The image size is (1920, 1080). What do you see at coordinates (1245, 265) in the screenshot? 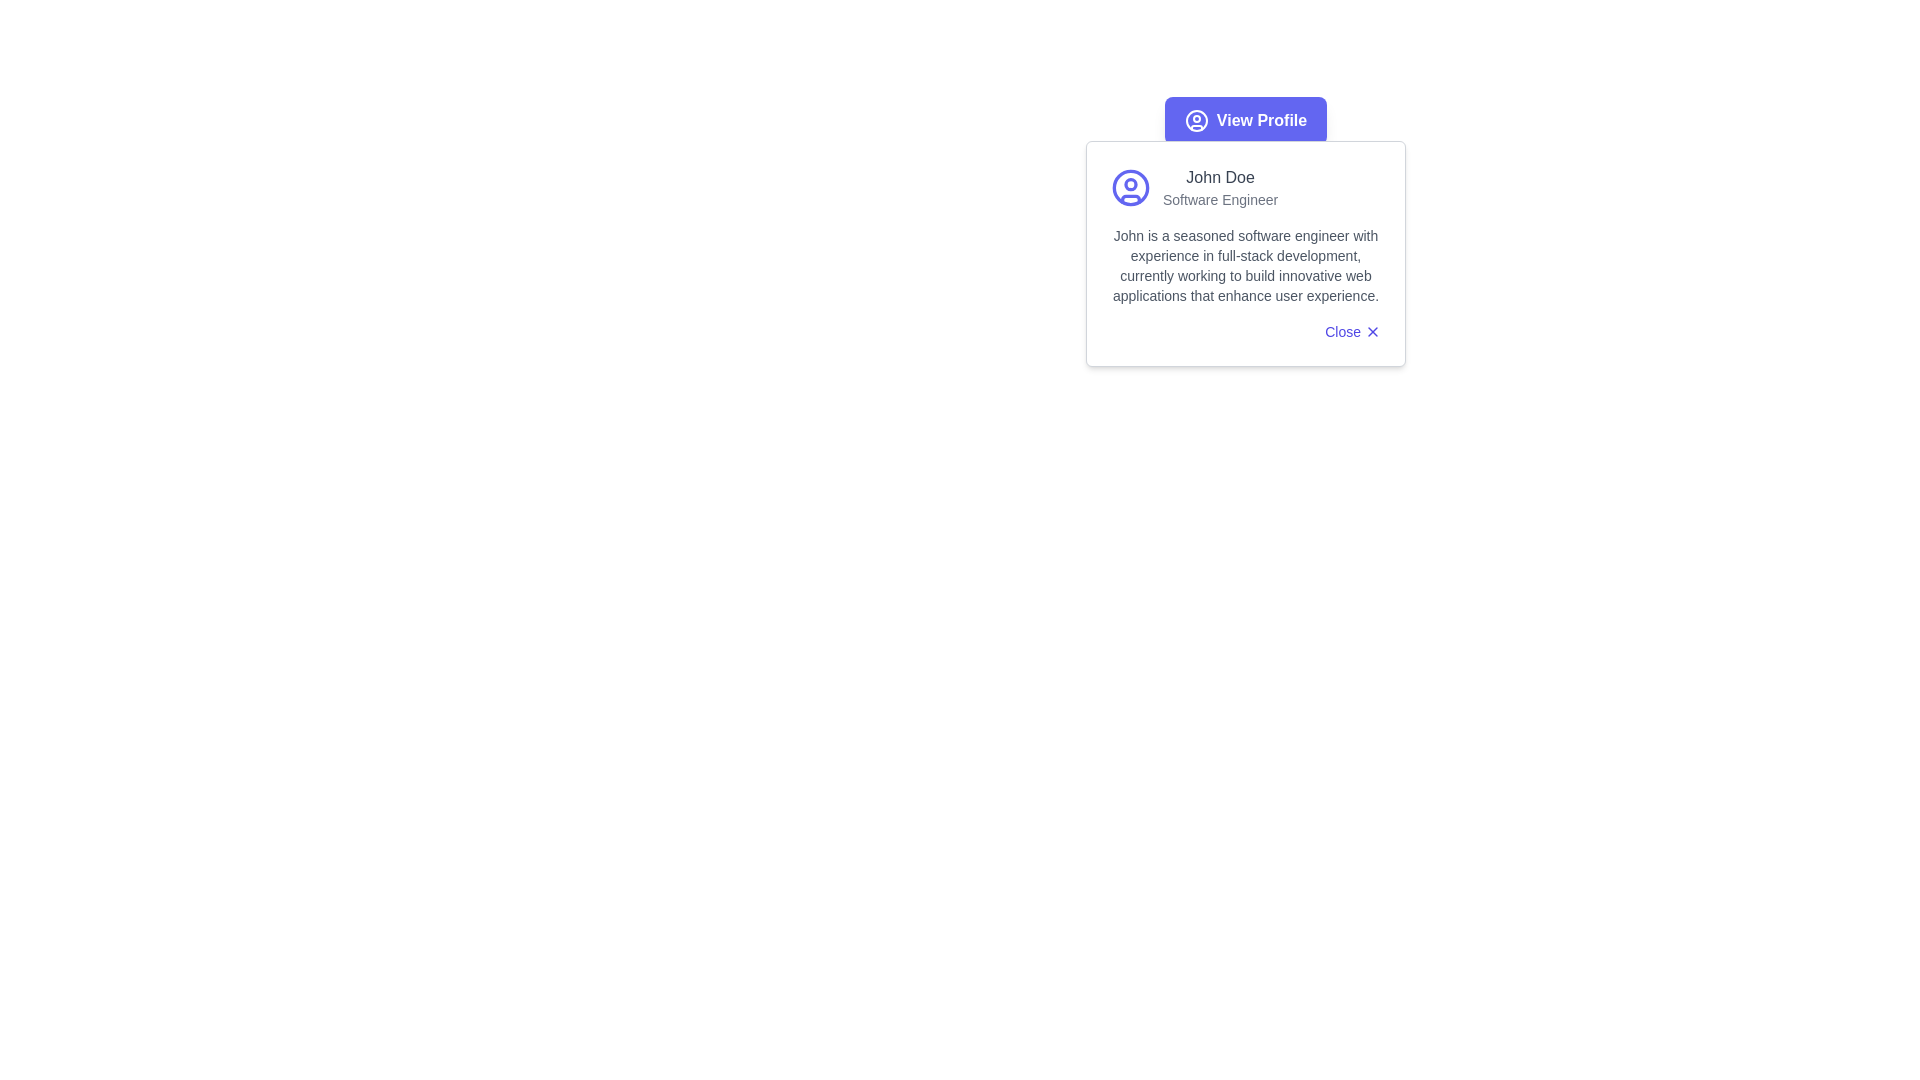
I see `detailed description text about John Doe, which is located below his title and subtitle within his information card` at bounding box center [1245, 265].